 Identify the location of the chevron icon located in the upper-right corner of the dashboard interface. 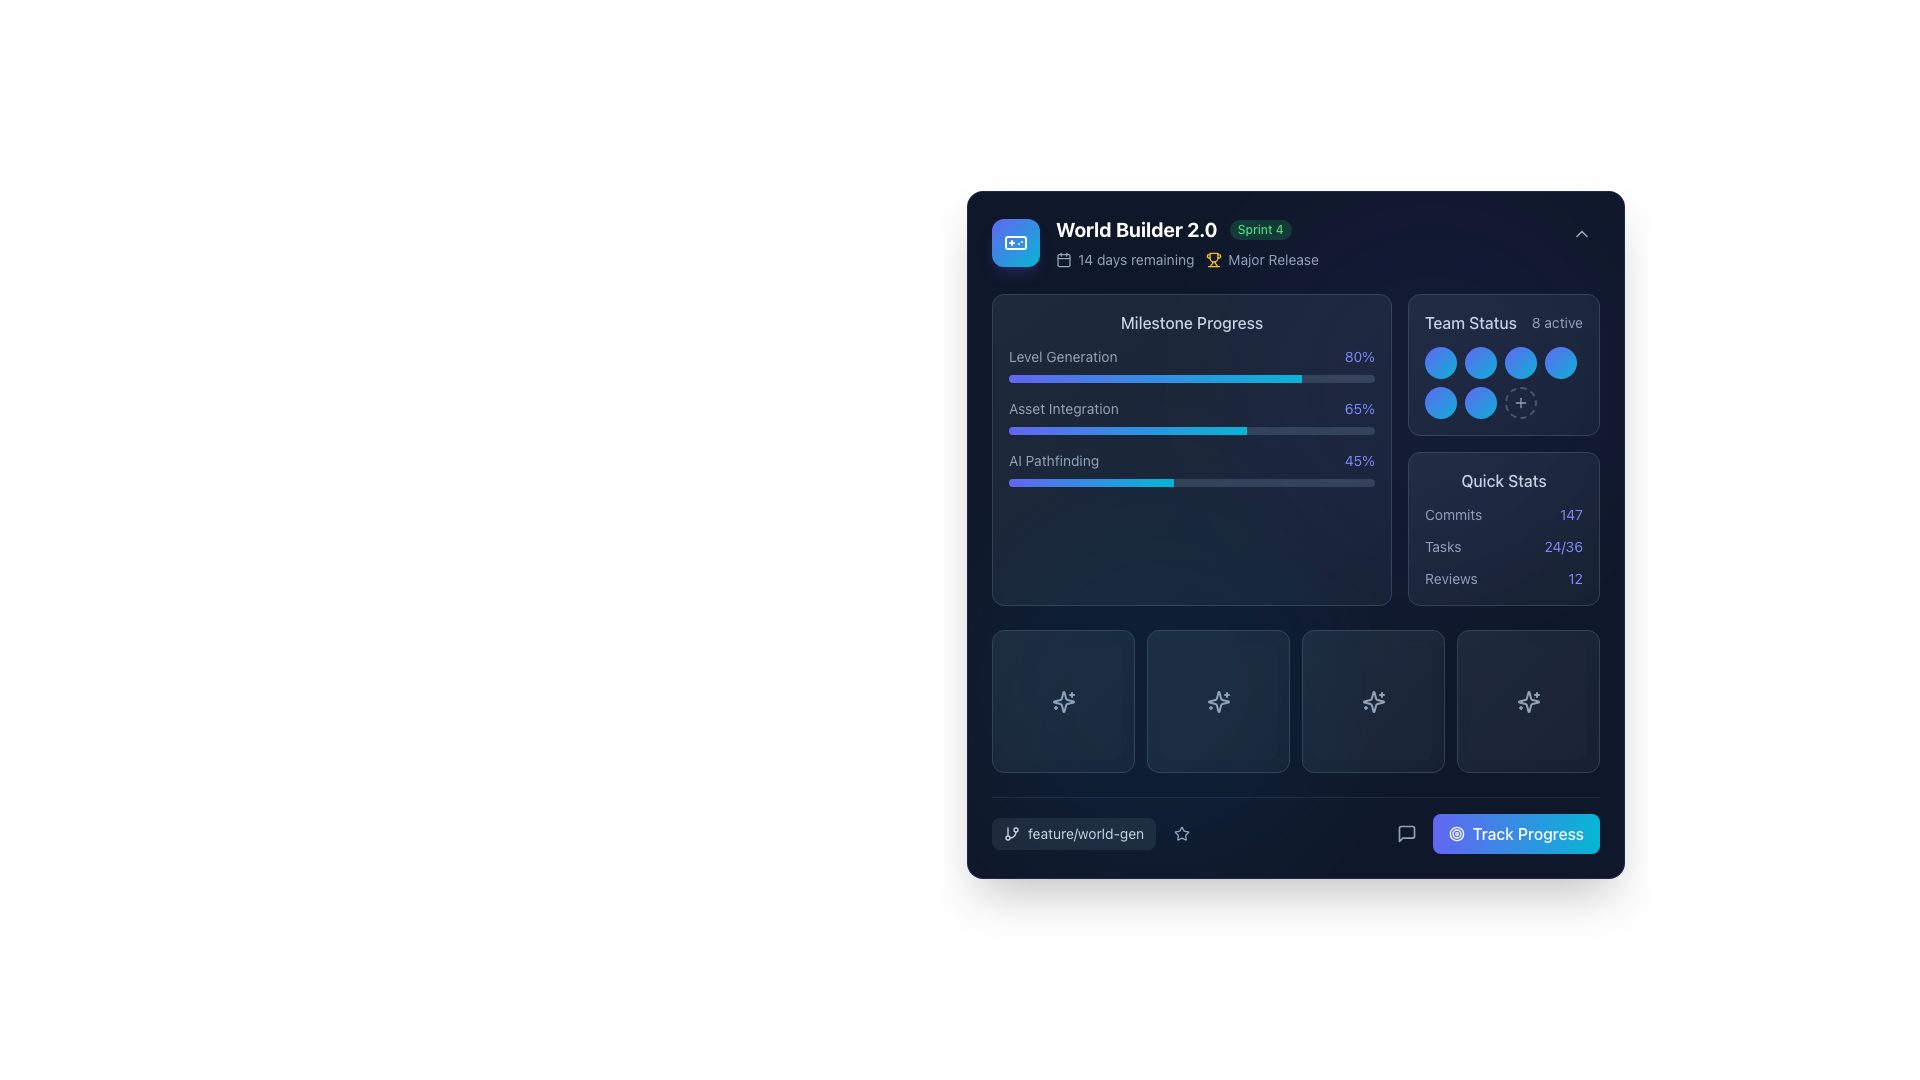
(1581, 233).